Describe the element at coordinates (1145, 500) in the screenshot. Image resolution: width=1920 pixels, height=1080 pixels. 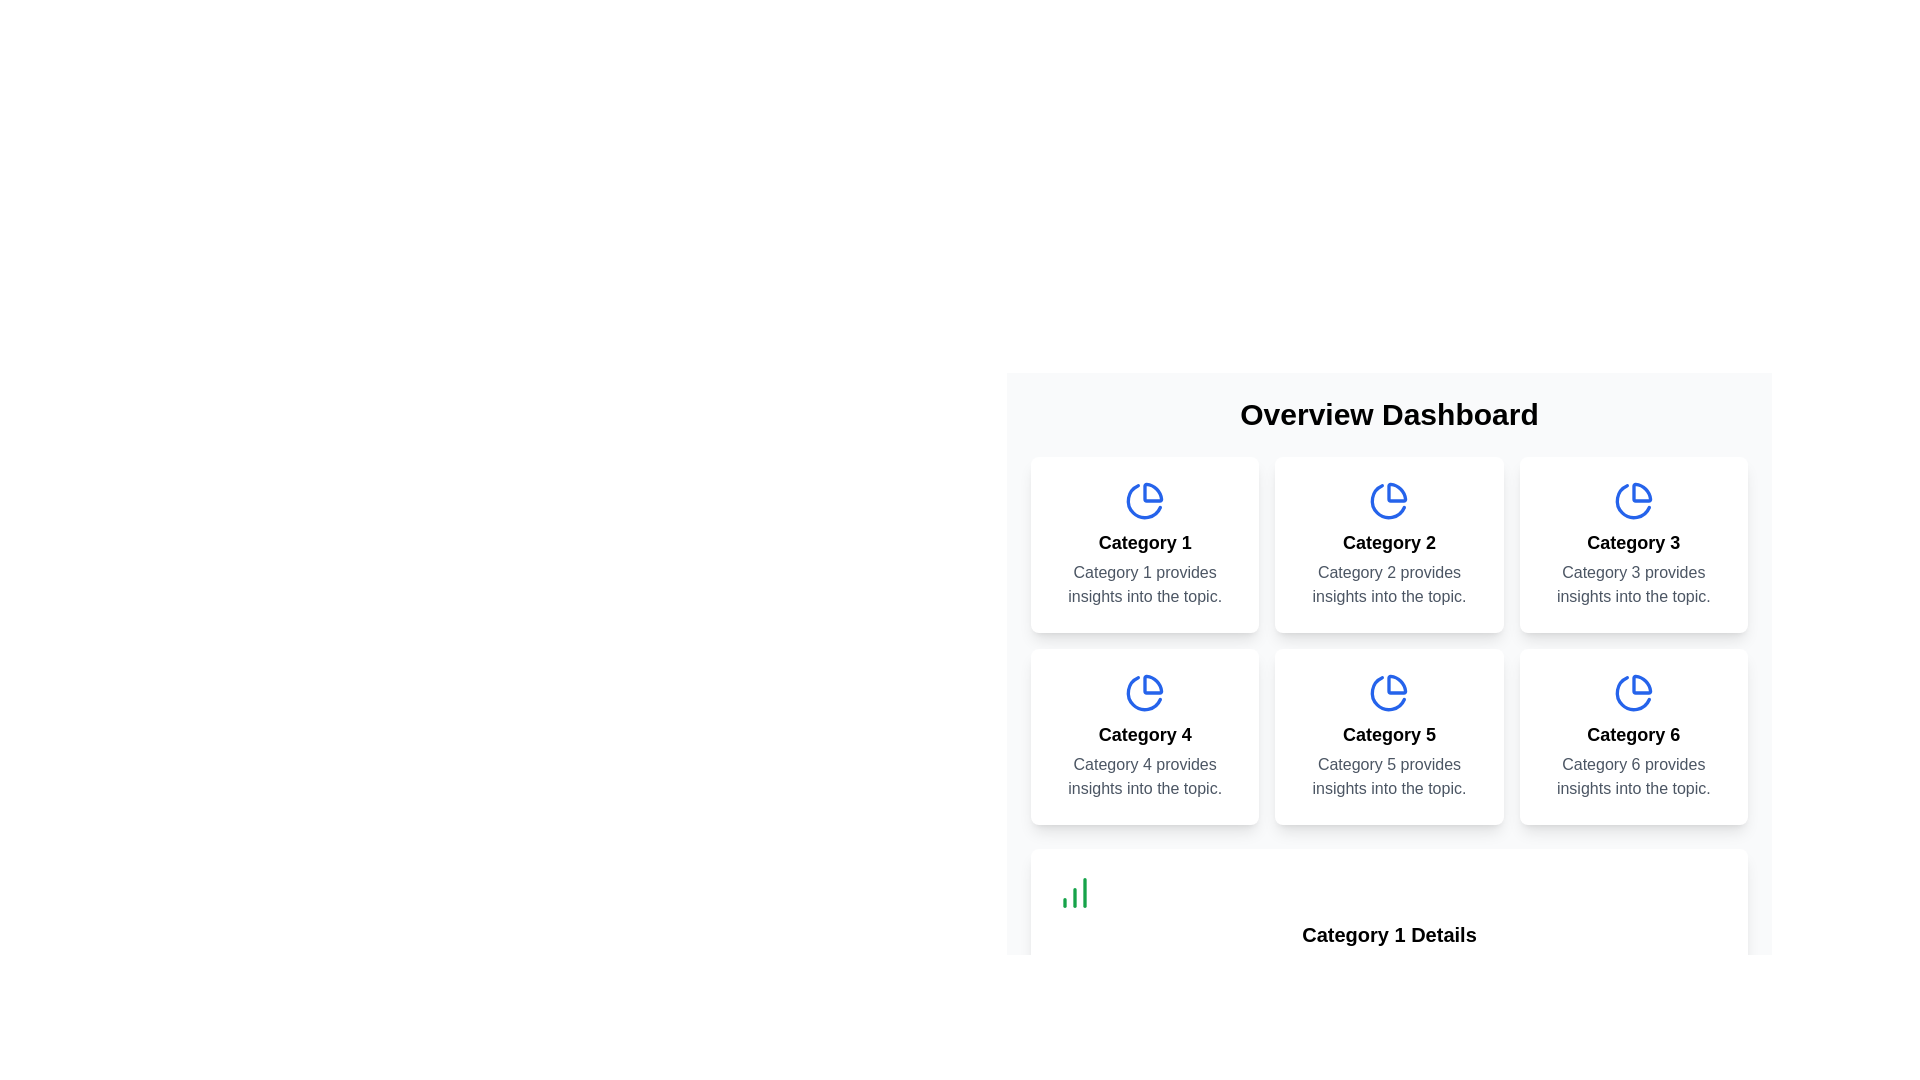
I see `the Decorative icon, a circular pie chart icon with a blue outline located at the top center of the 'Category 1' card` at that location.